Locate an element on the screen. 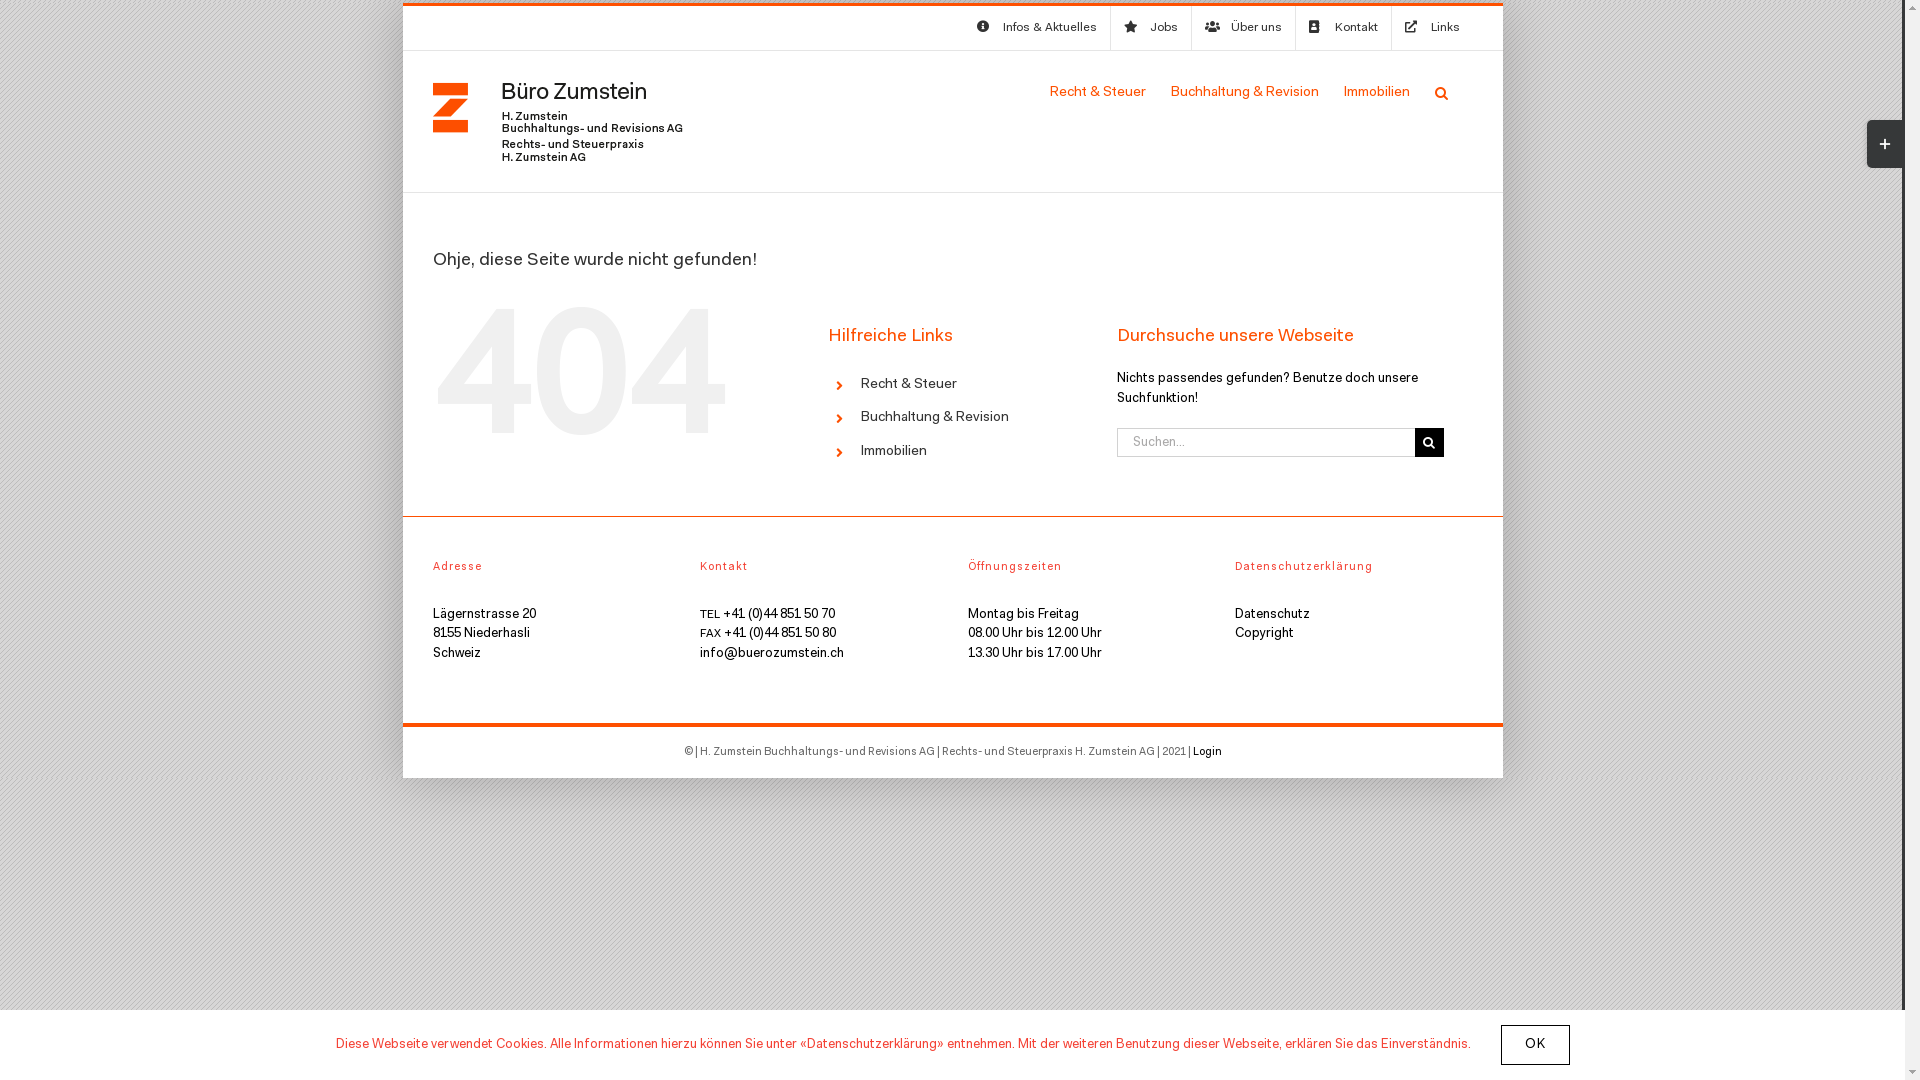 The height and width of the screenshot is (1080, 1920). 'OK' is located at coordinates (1533, 1044).